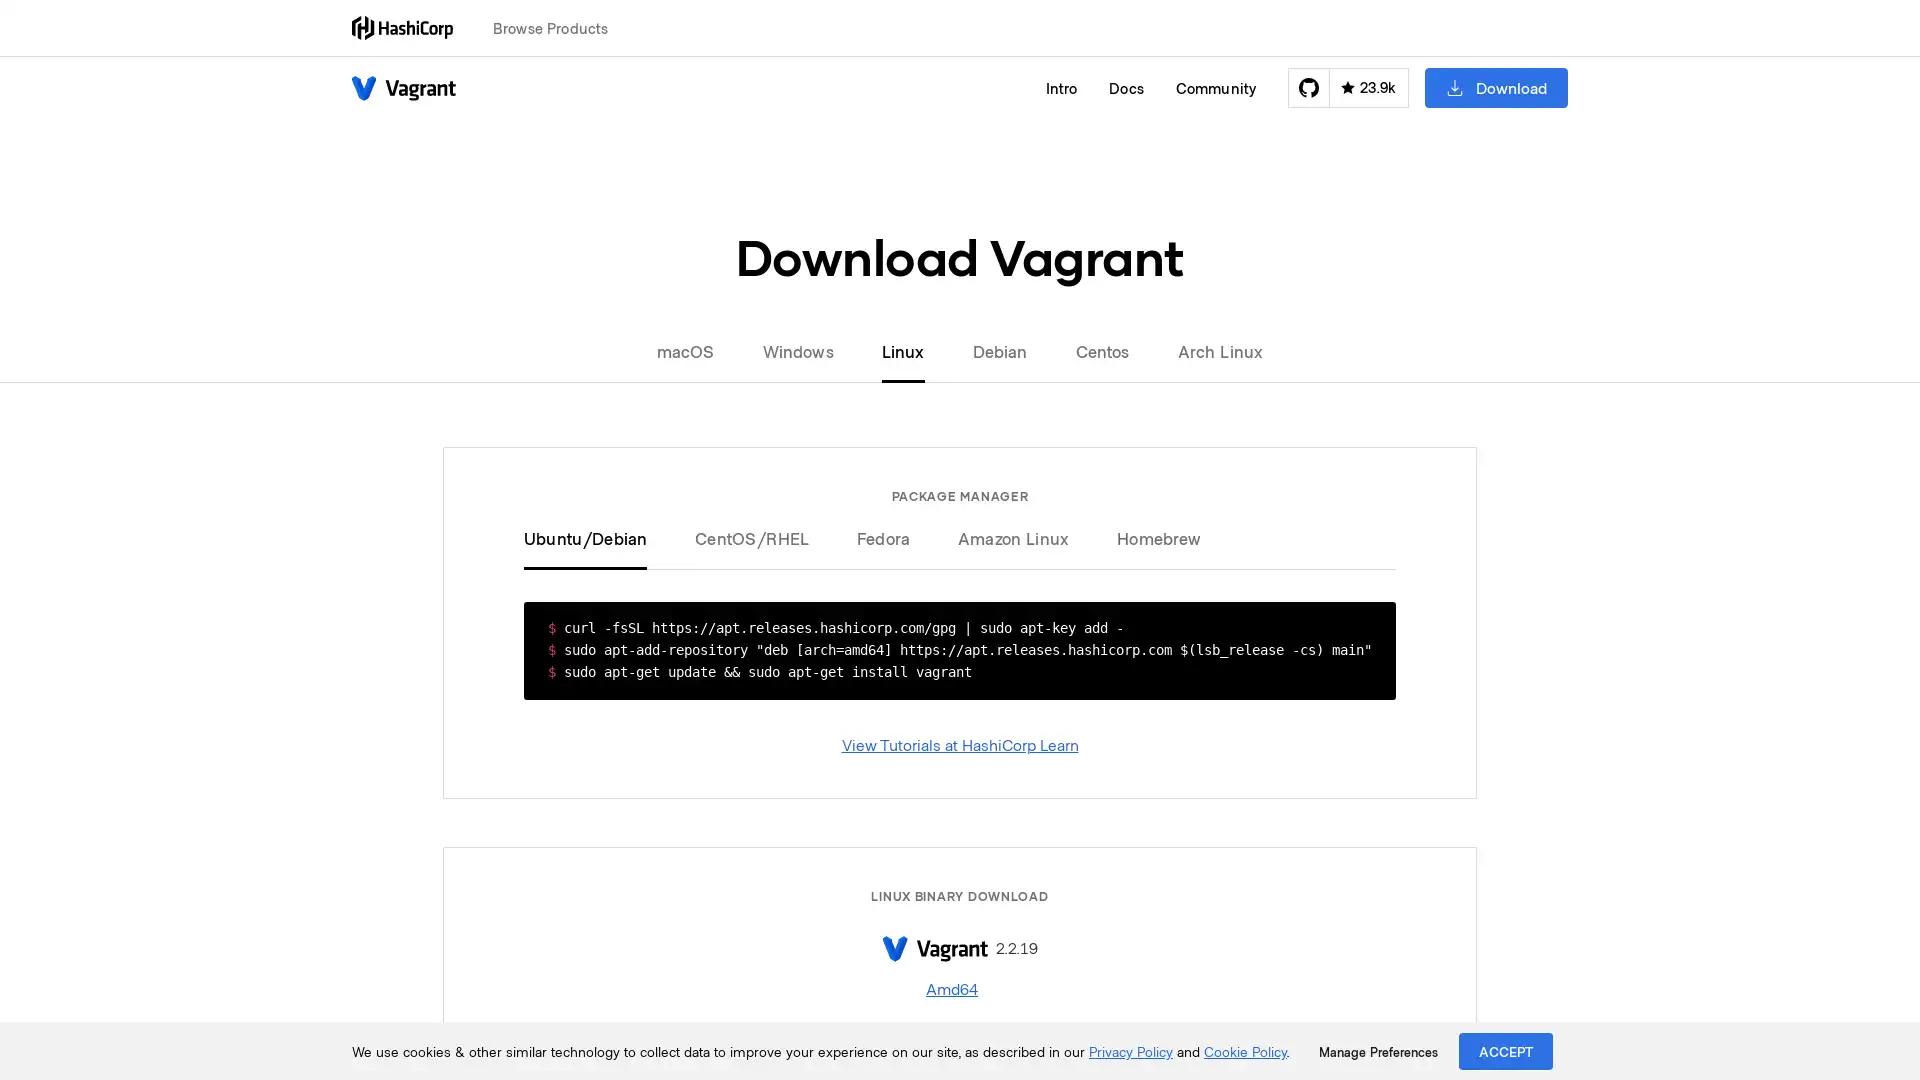 The height and width of the screenshot is (1080, 1920). Describe the element at coordinates (1506, 1050) in the screenshot. I see `ACCEPT` at that location.